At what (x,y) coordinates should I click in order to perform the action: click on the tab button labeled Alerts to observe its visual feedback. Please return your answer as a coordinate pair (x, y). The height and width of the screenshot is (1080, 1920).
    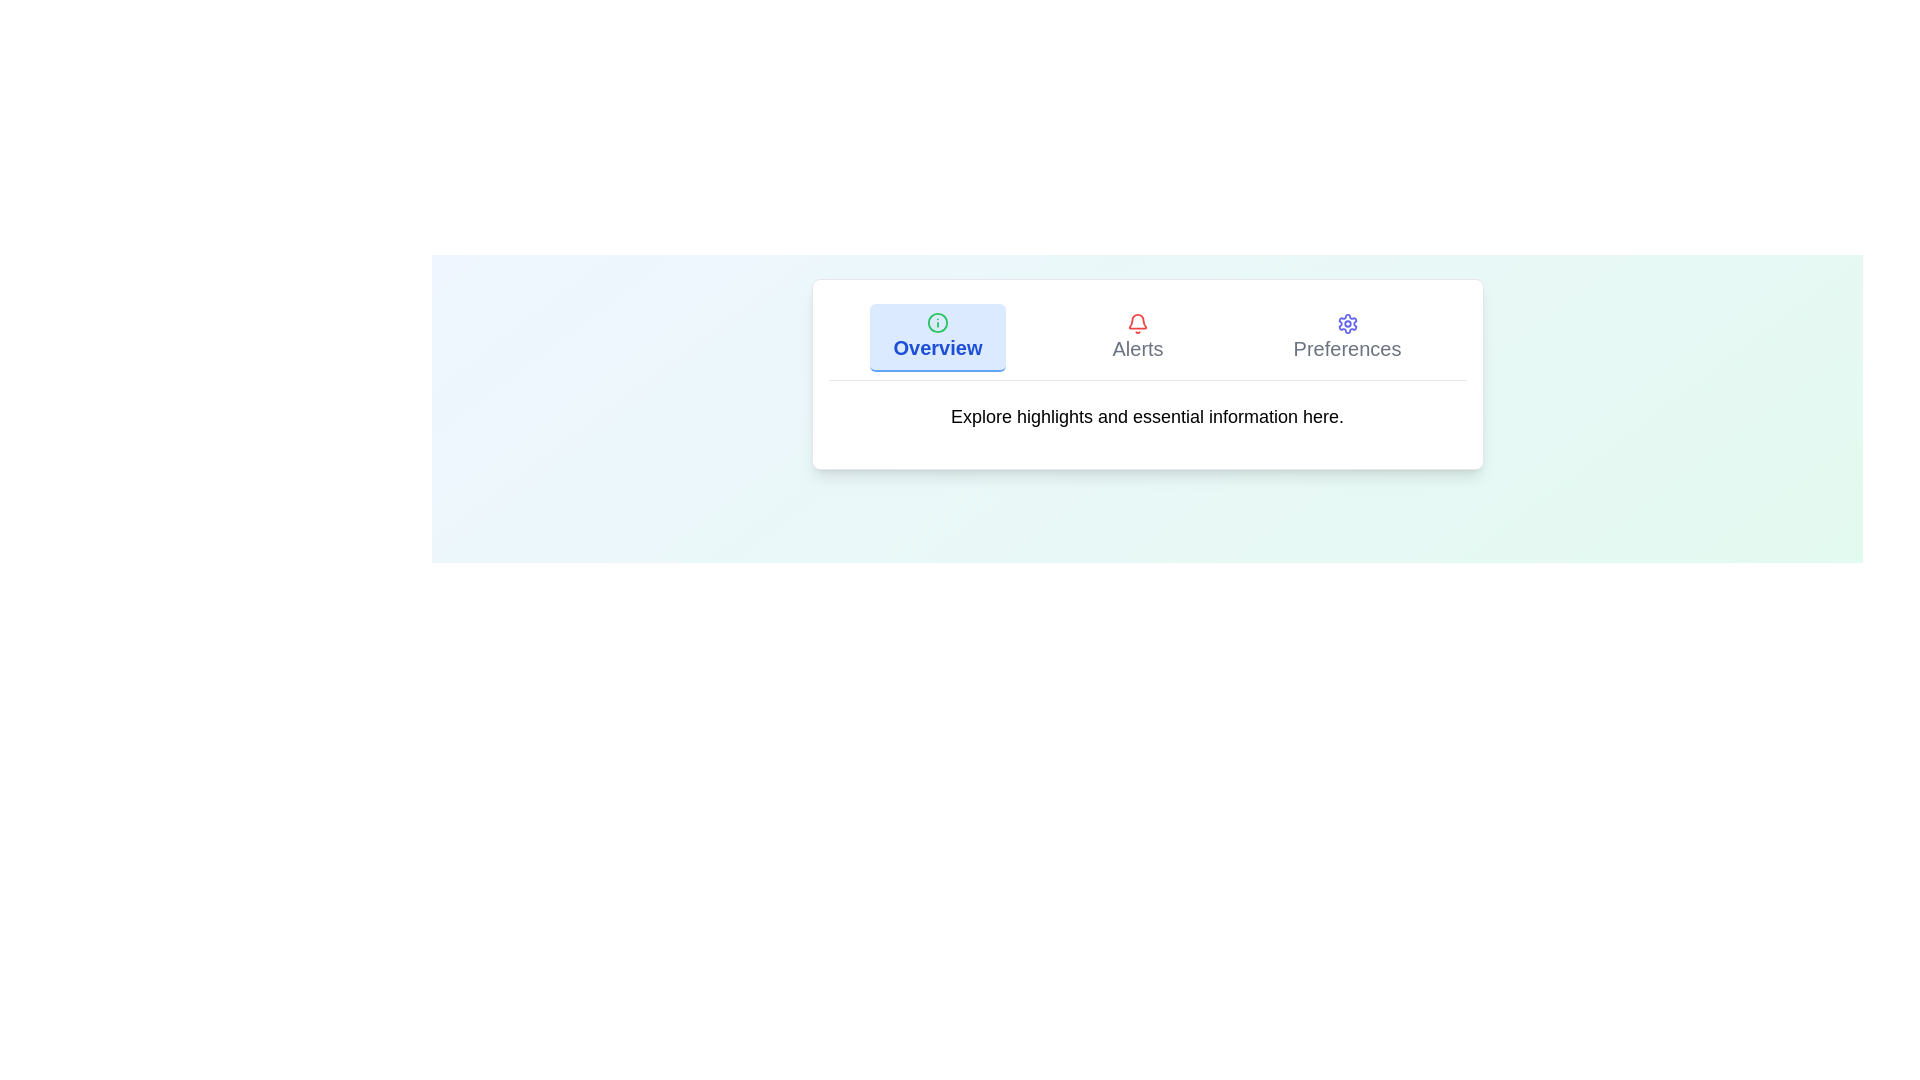
    Looking at the image, I should click on (1137, 337).